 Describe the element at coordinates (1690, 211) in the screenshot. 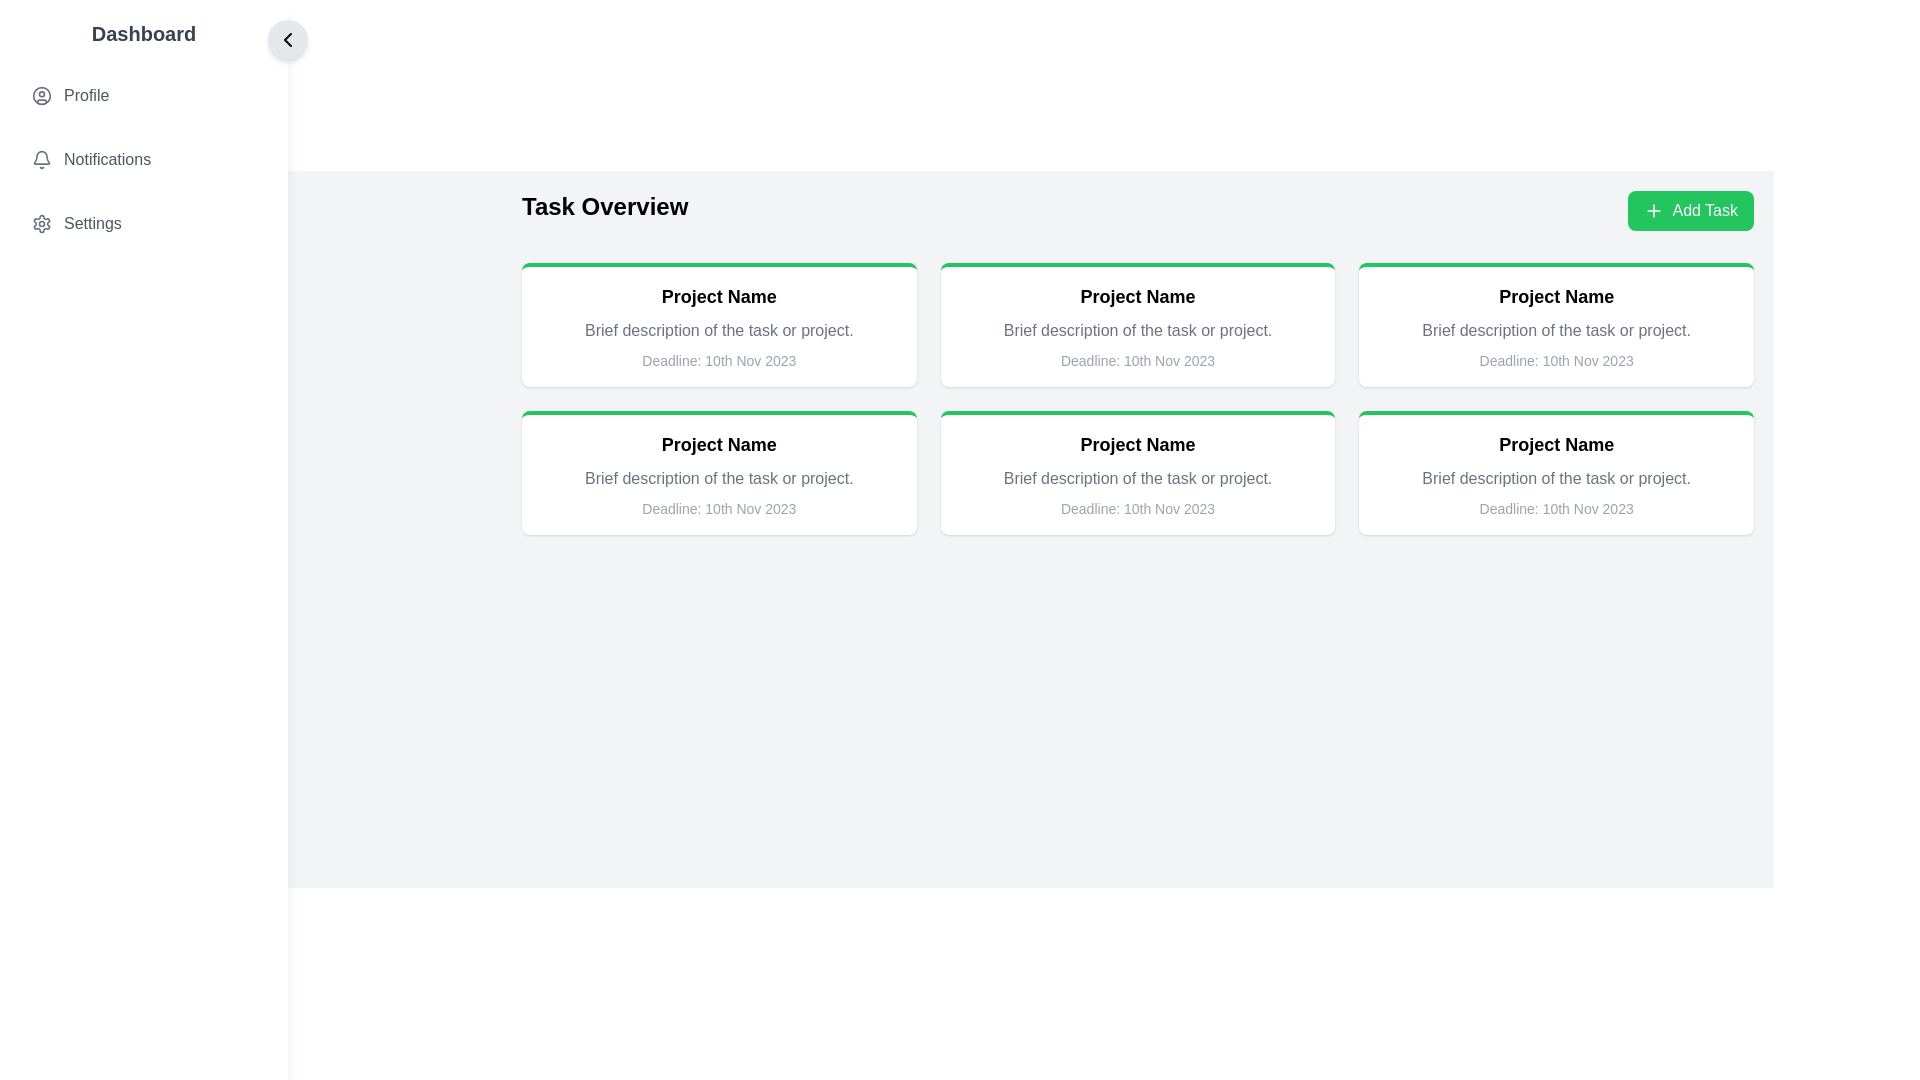

I see `the button located in the top-right corner of the content area next to the title 'Task Overview'` at that location.